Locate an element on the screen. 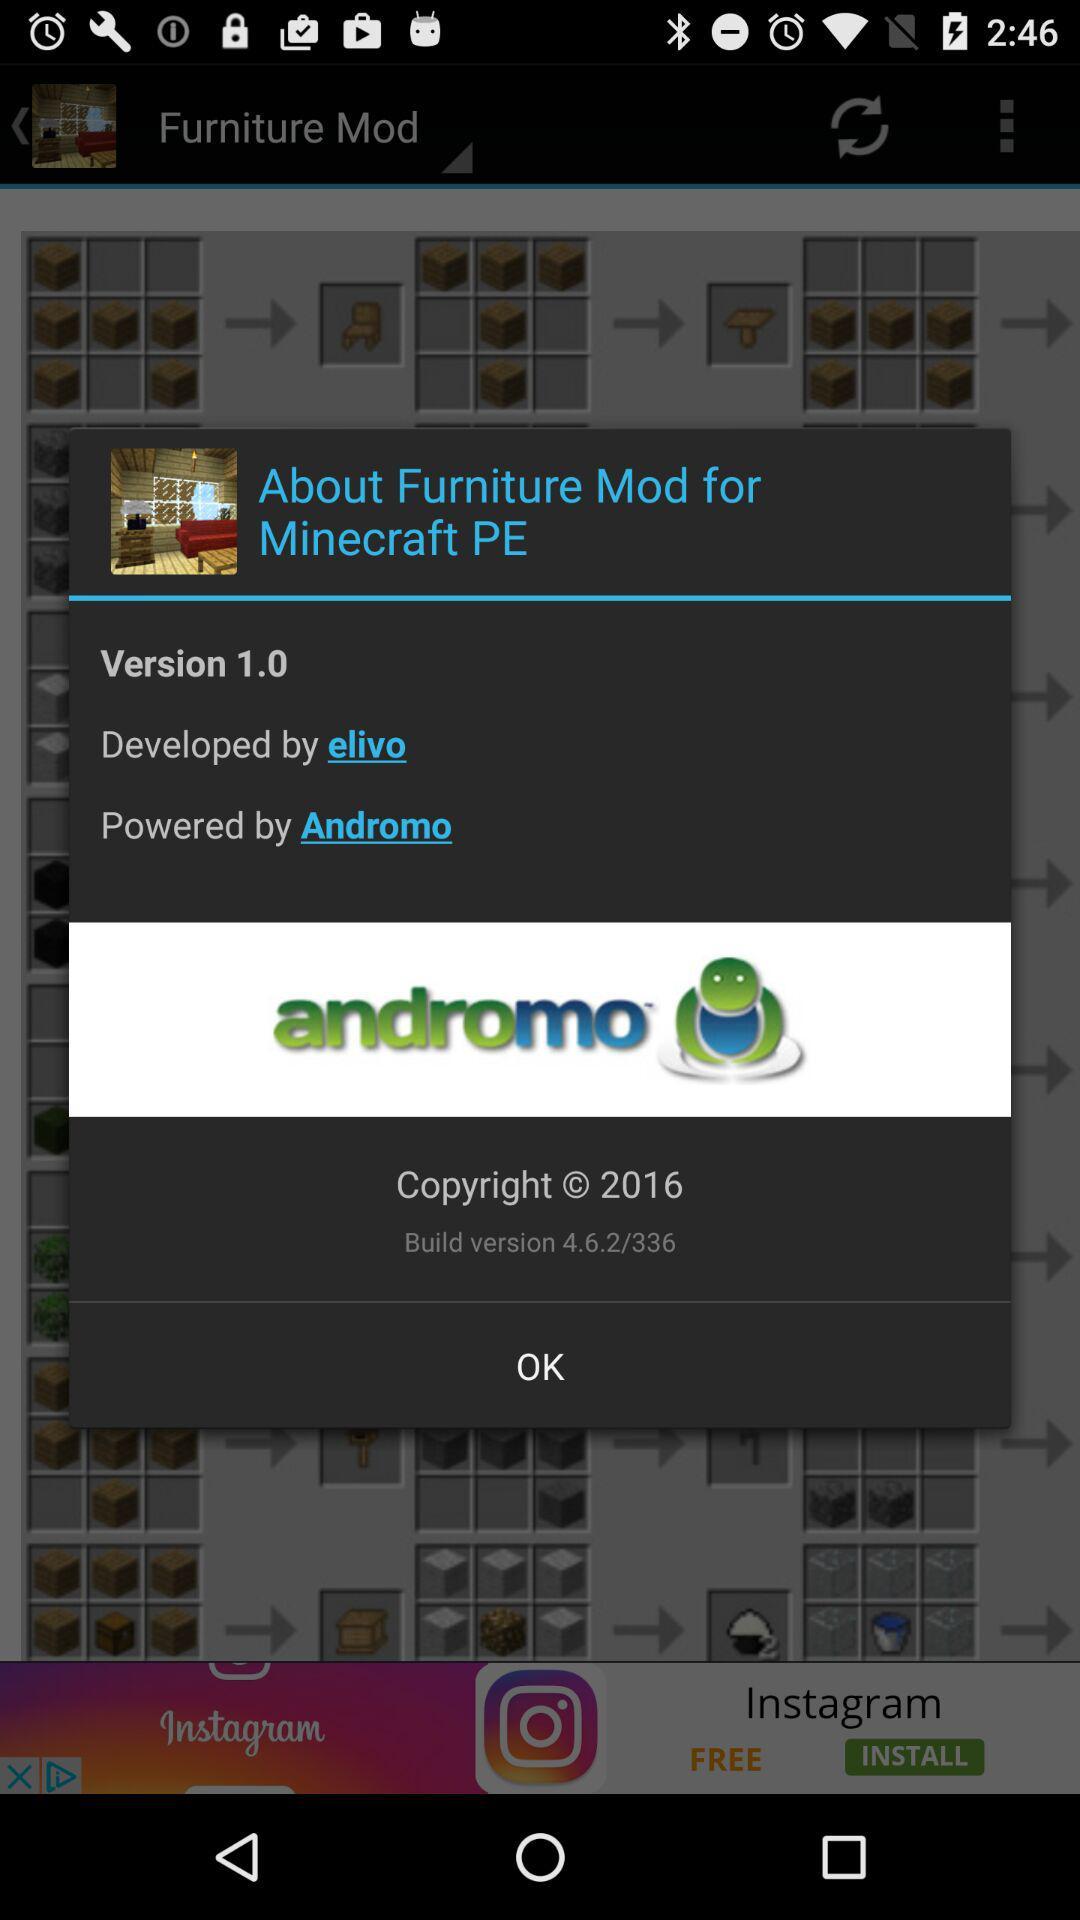 Image resolution: width=1080 pixels, height=1920 pixels. ok icon is located at coordinates (540, 1364).